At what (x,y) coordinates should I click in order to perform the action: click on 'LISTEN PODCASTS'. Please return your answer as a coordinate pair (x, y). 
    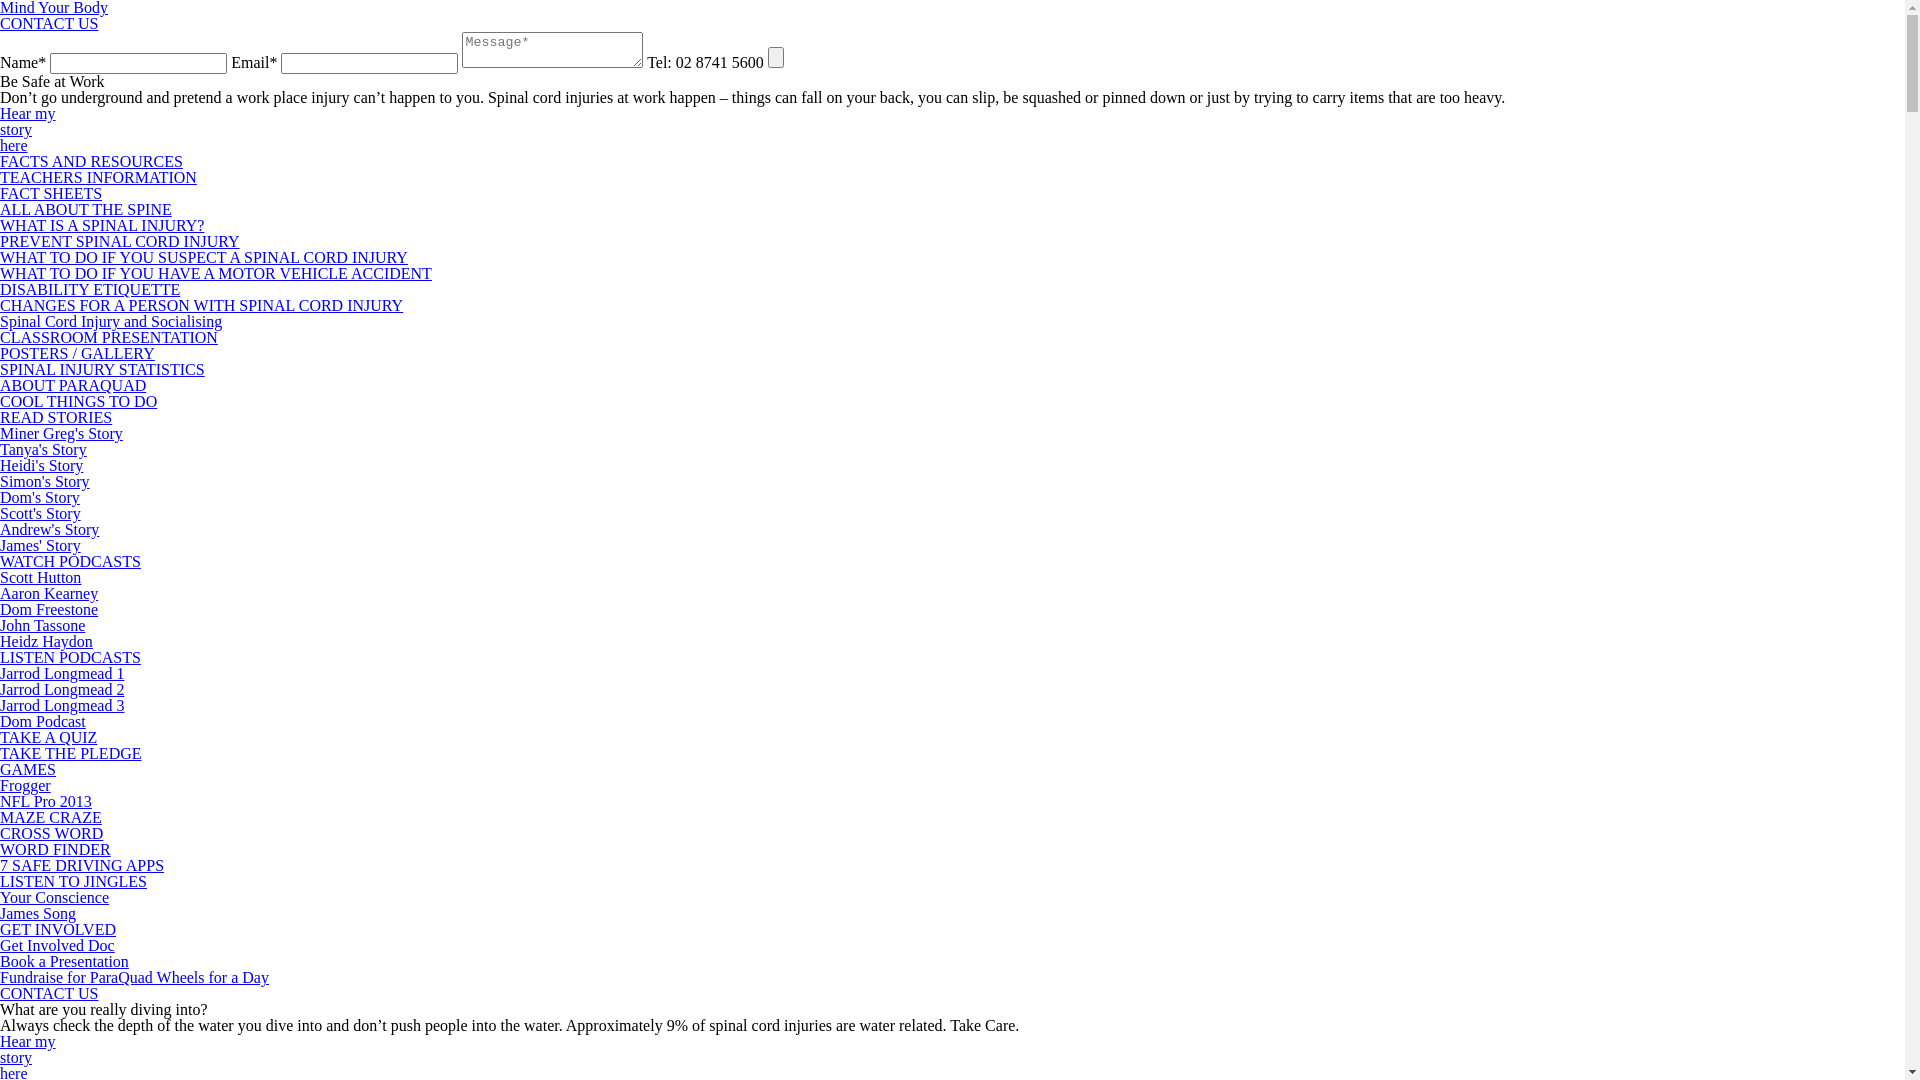
    Looking at the image, I should click on (70, 657).